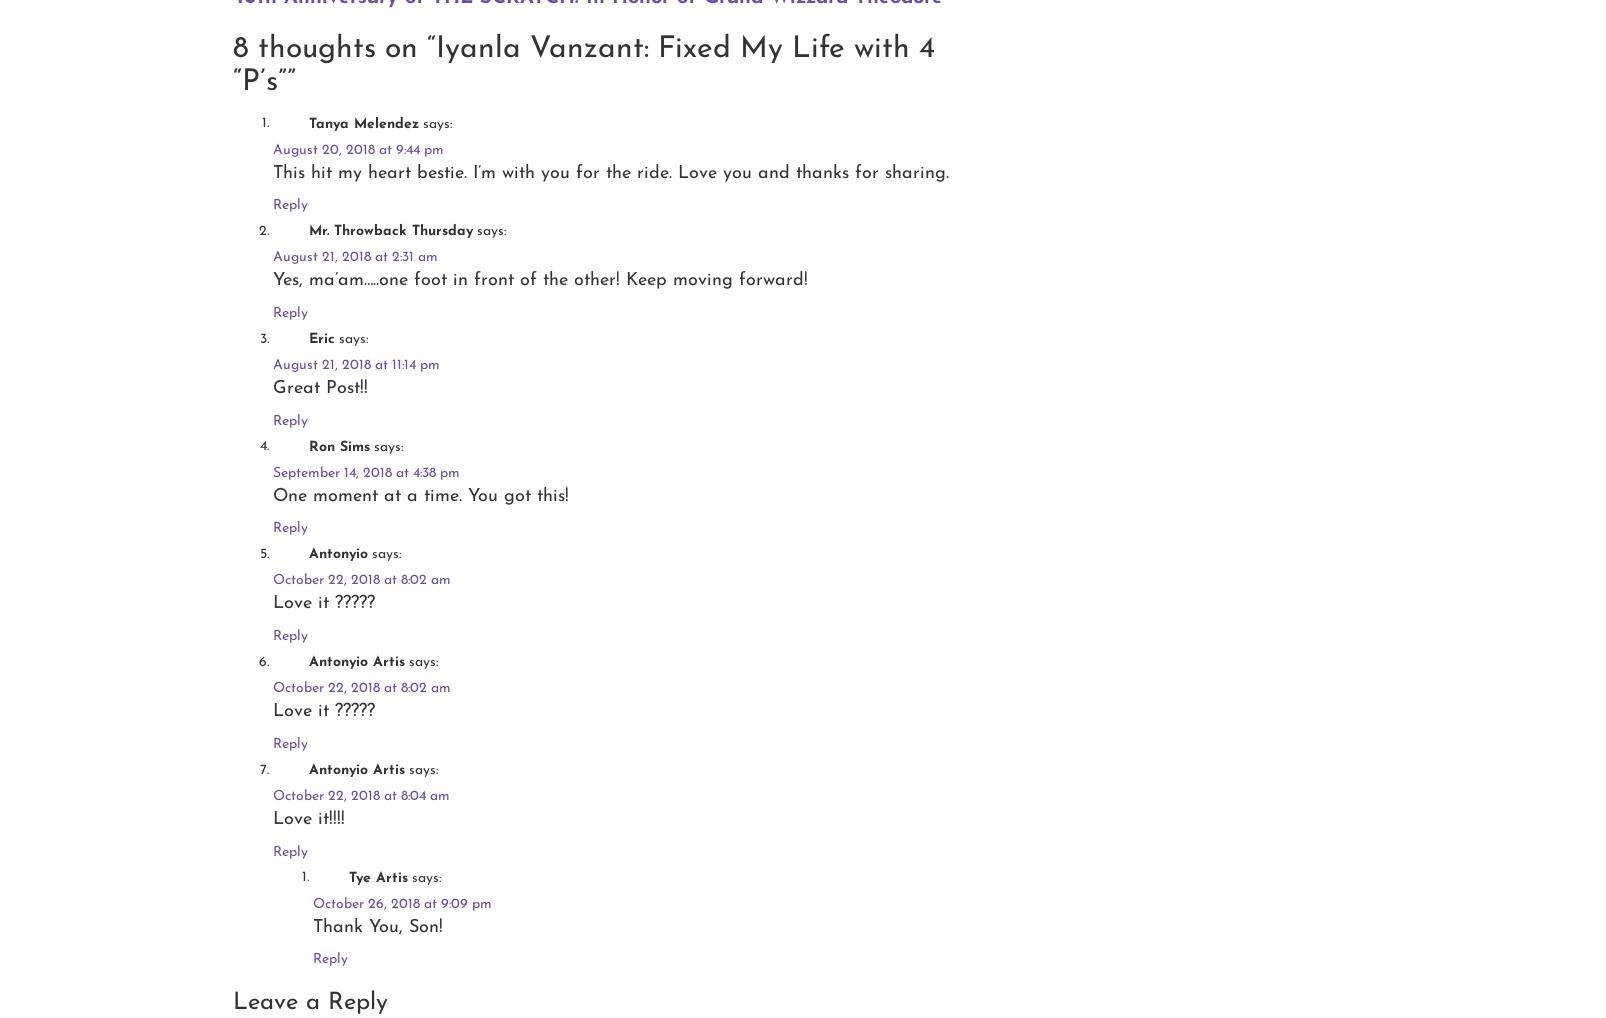  I want to click on 'Thank You, Son!', so click(377, 925).